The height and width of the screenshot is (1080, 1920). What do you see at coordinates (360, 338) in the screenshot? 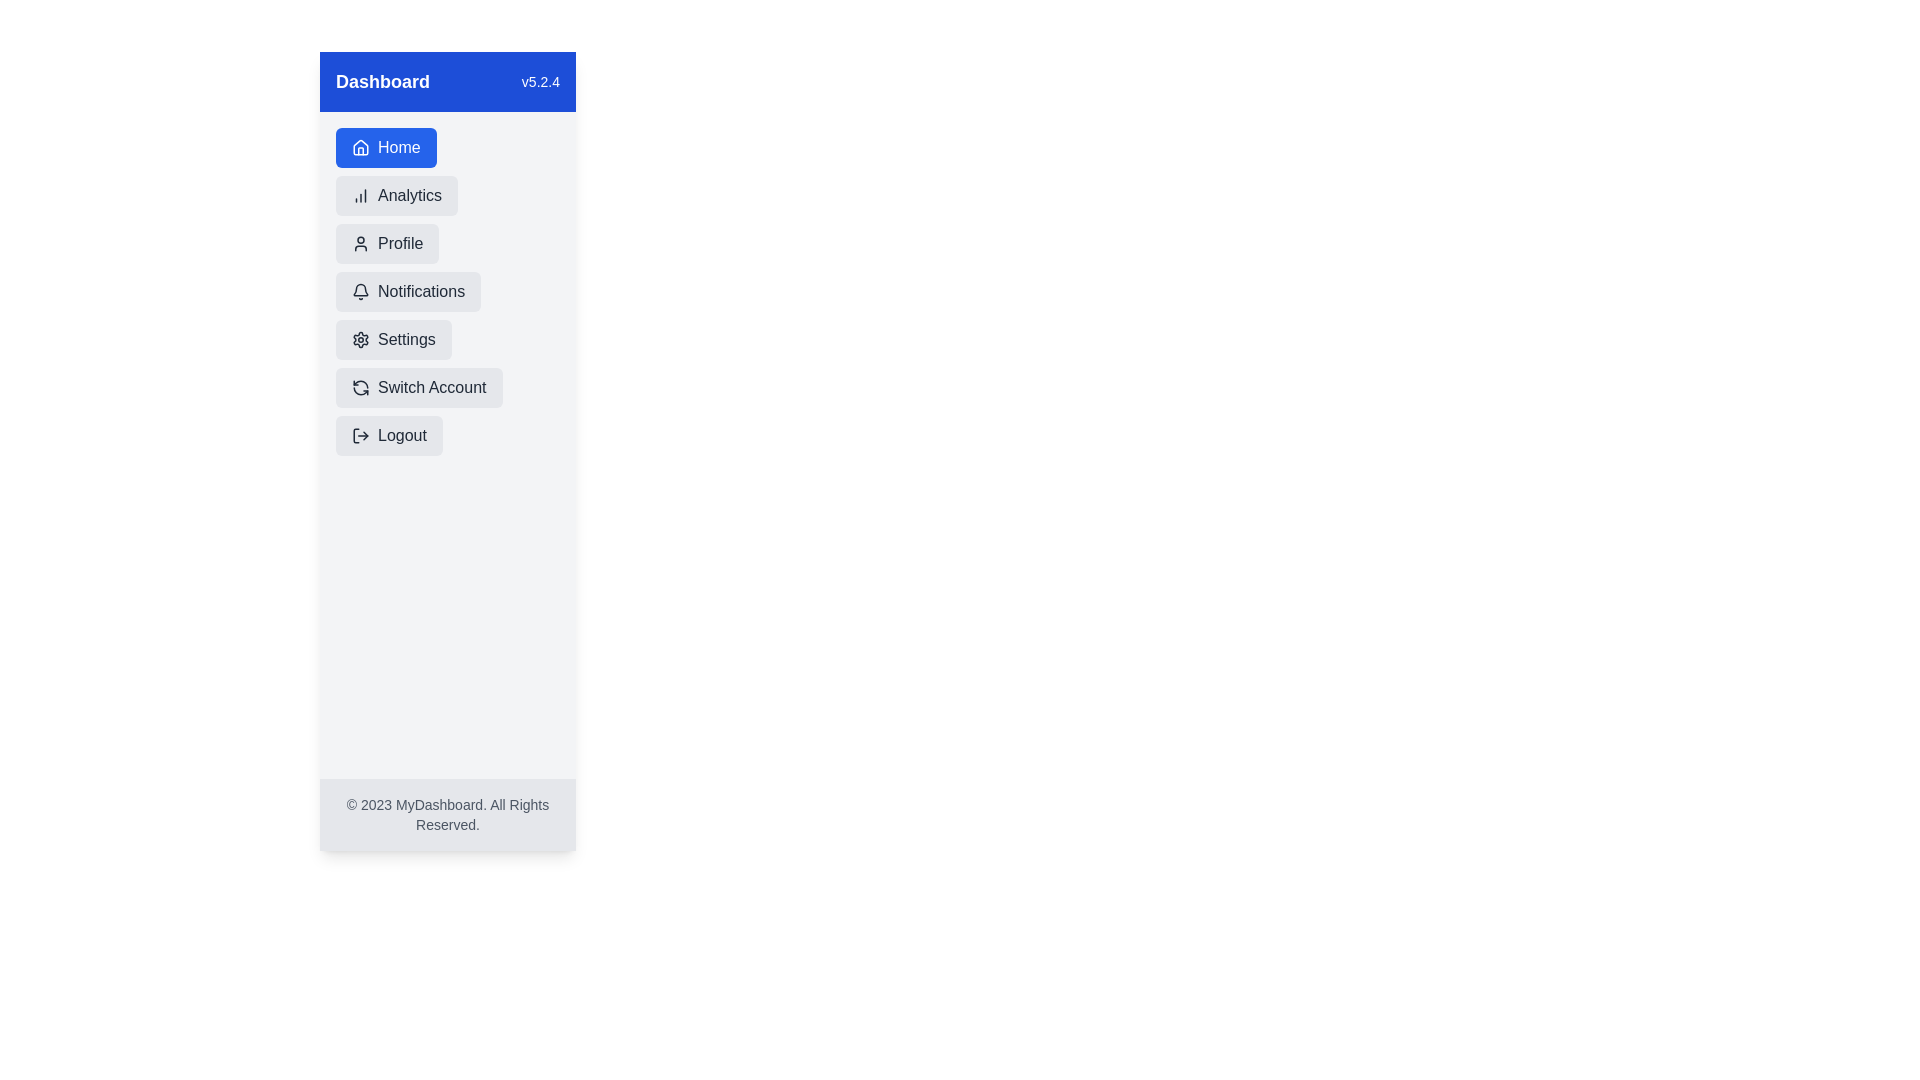
I see `the settings icon located in the vertical menu on the left-hand sidebar, positioned to the left of the text 'Settings'` at bounding box center [360, 338].